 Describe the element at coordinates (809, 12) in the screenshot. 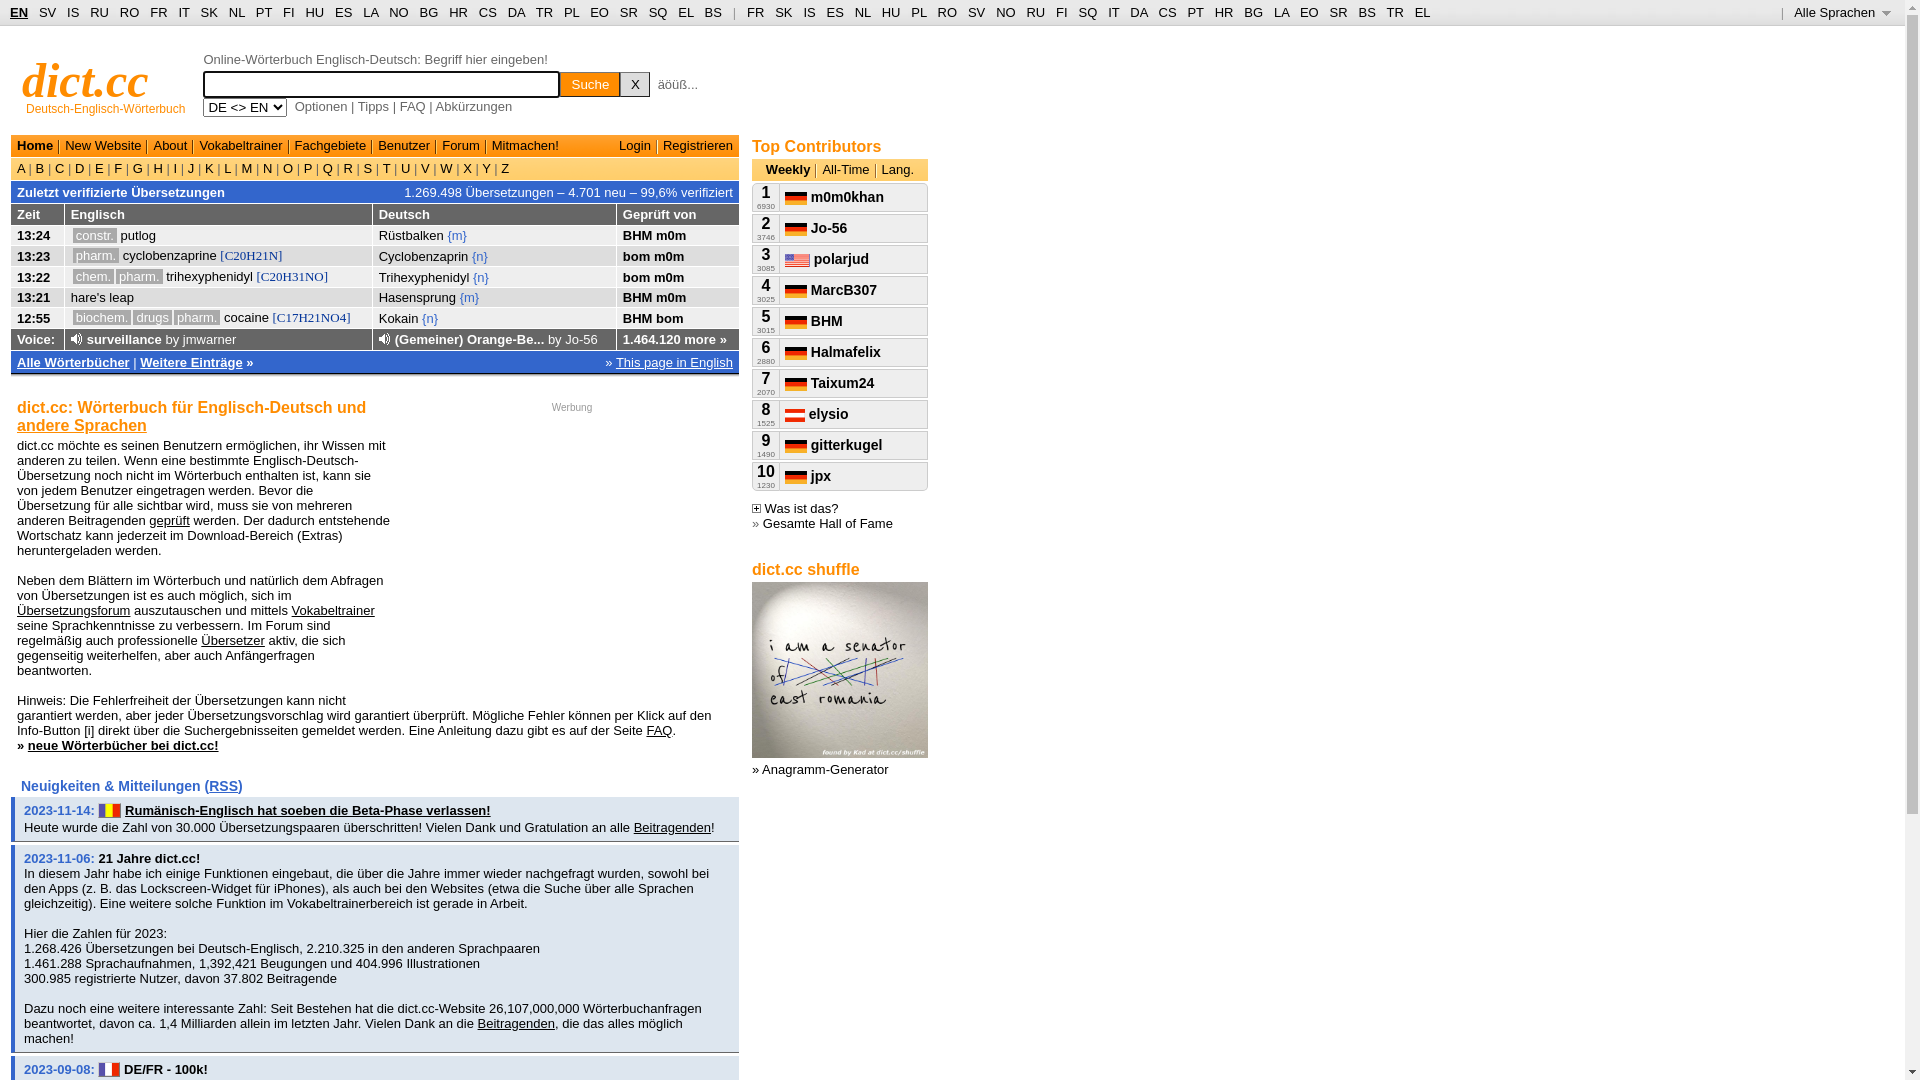

I see `'IS'` at that location.